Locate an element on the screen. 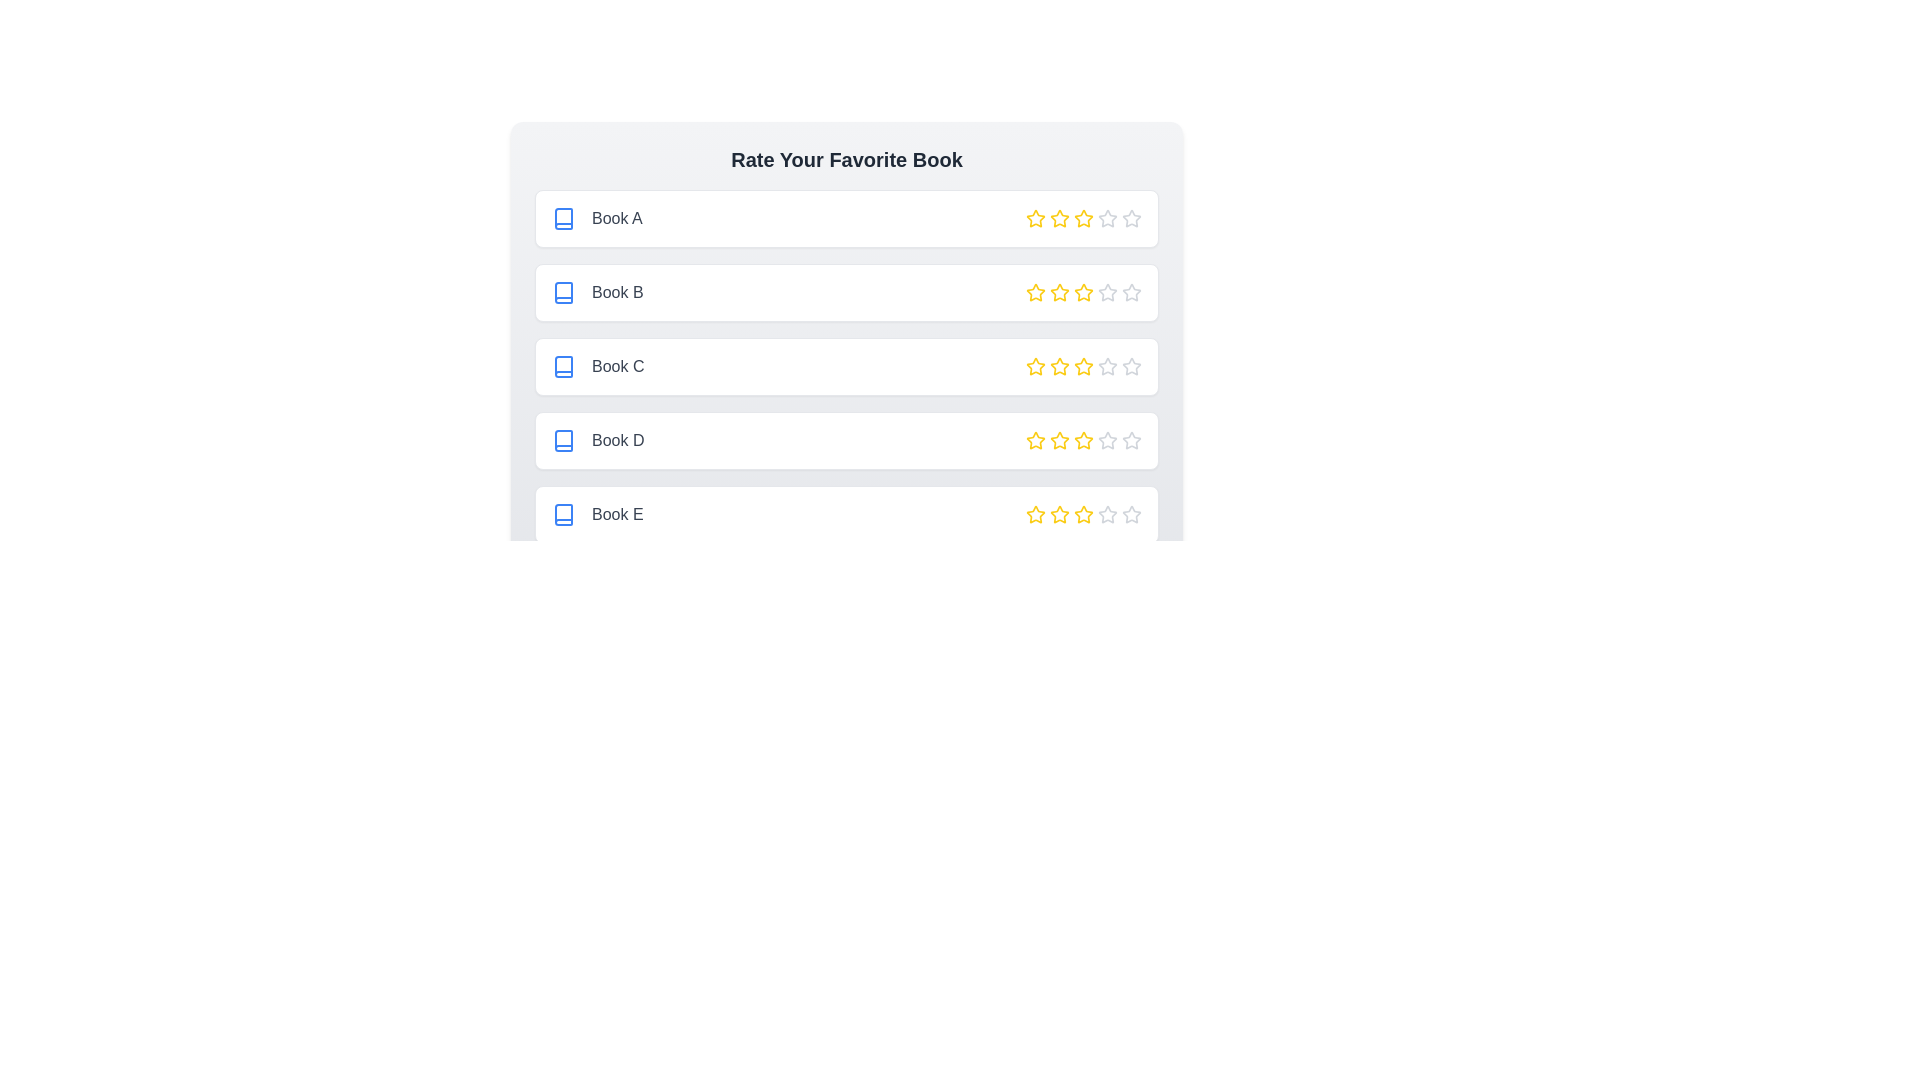  the star corresponding to 4 stars for the book titled Book B is located at coordinates (1107, 293).